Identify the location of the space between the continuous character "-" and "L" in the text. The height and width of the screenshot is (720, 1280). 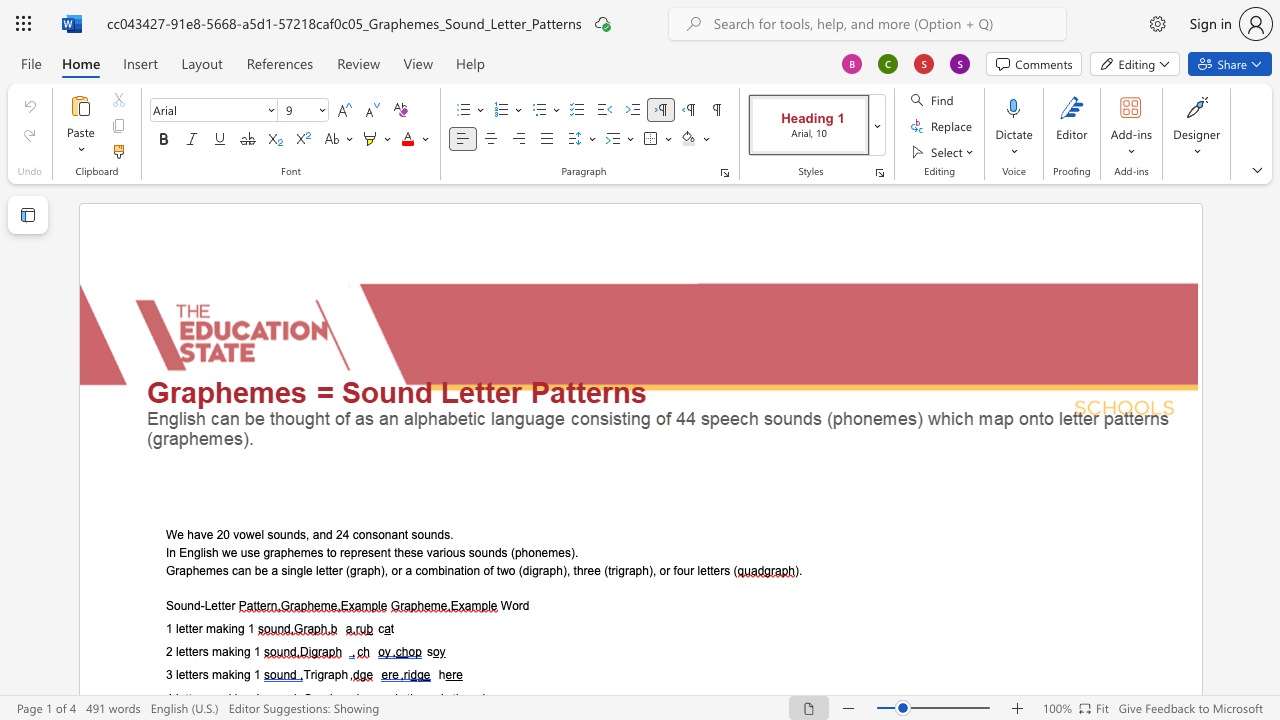
(205, 605).